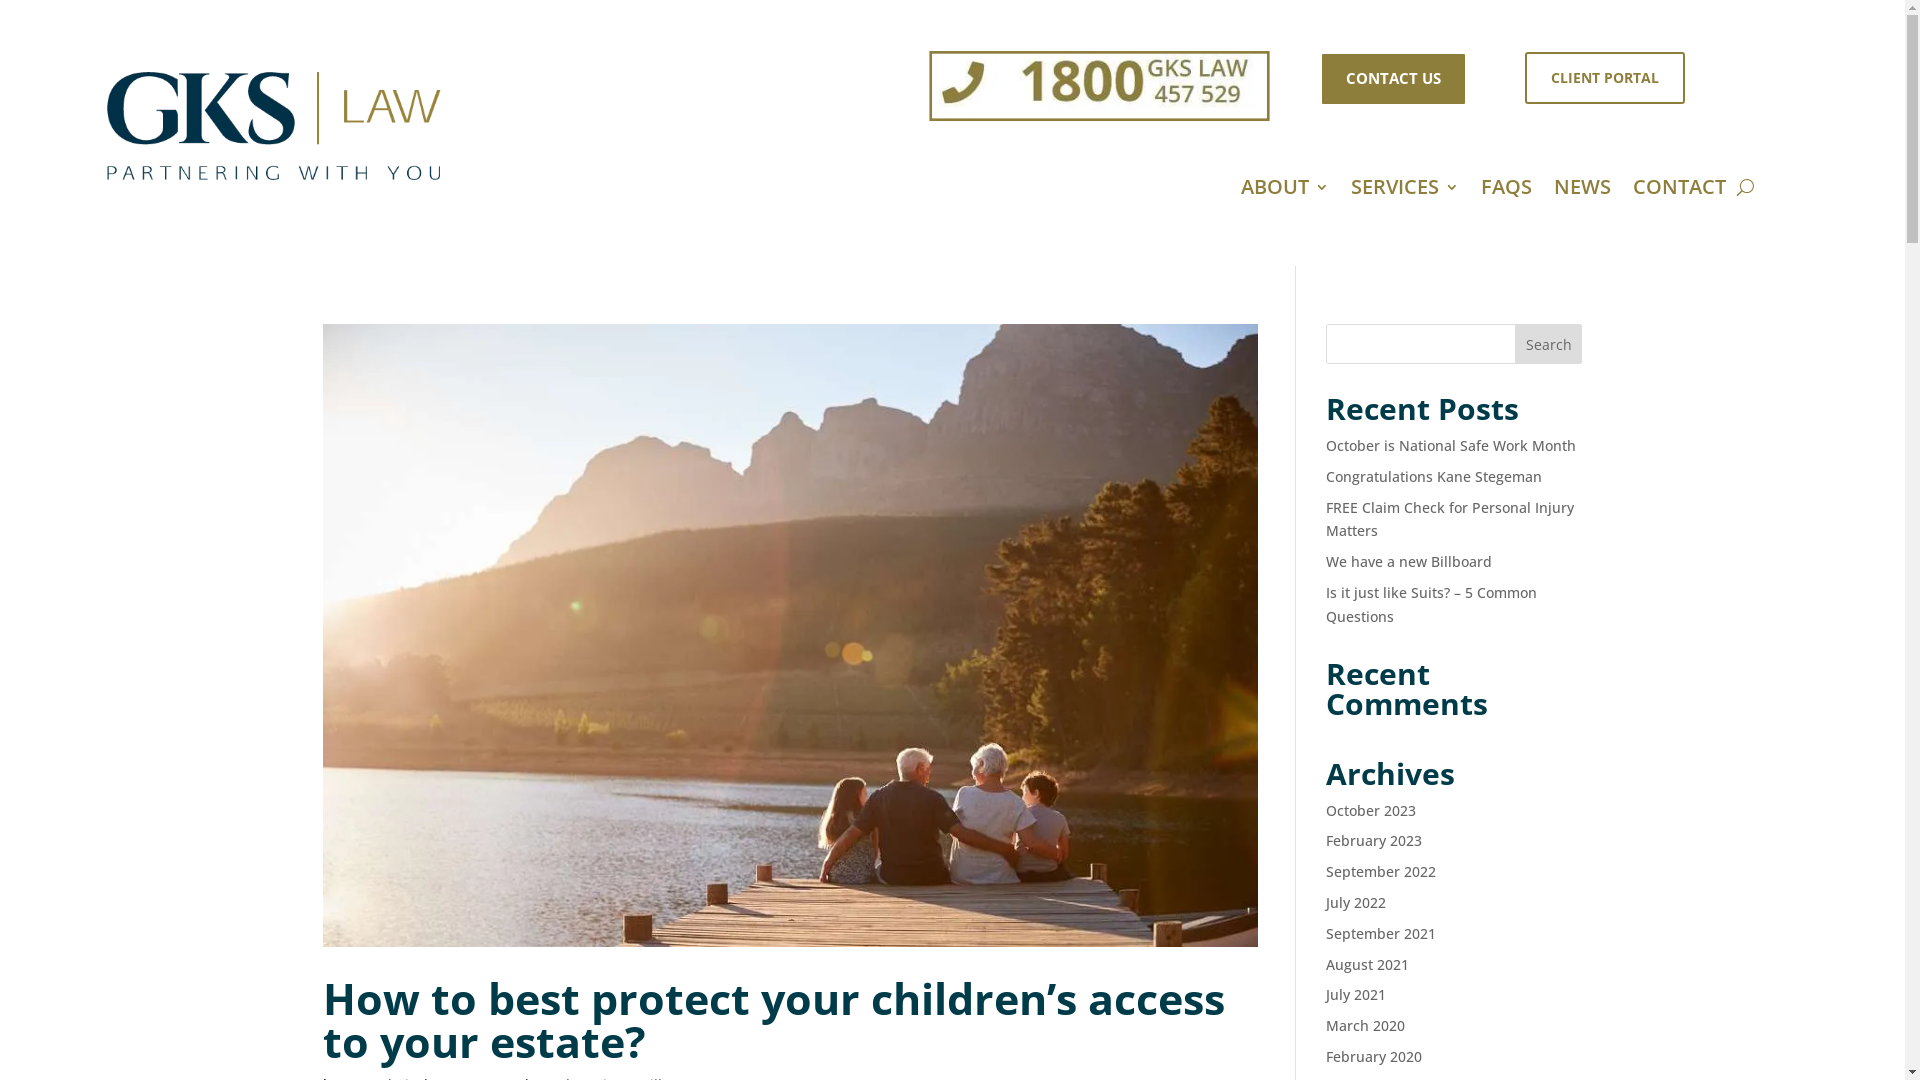 Image resolution: width=1920 pixels, height=1080 pixels. What do you see at coordinates (1392, 77) in the screenshot?
I see `'CONTACT US'` at bounding box center [1392, 77].